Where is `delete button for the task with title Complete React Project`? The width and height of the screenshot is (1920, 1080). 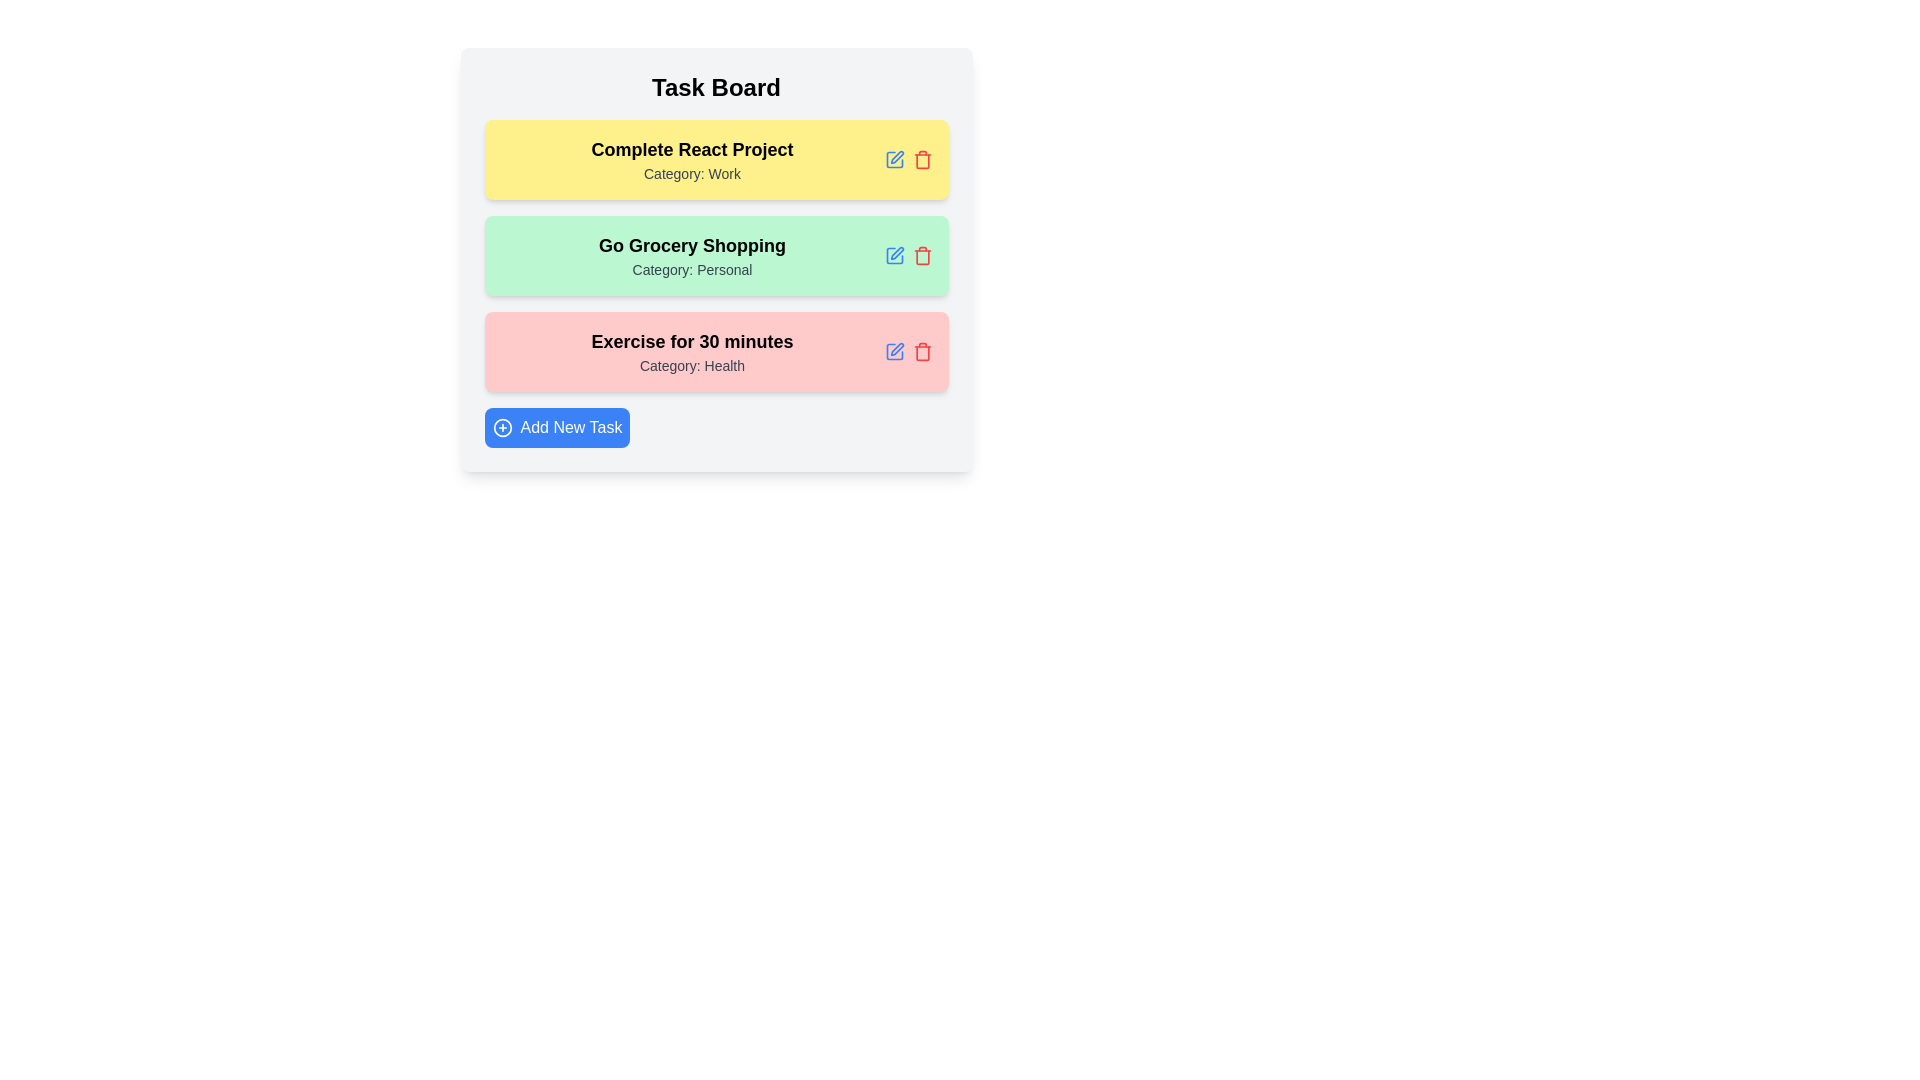
delete button for the task with title Complete React Project is located at coordinates (921, 158).